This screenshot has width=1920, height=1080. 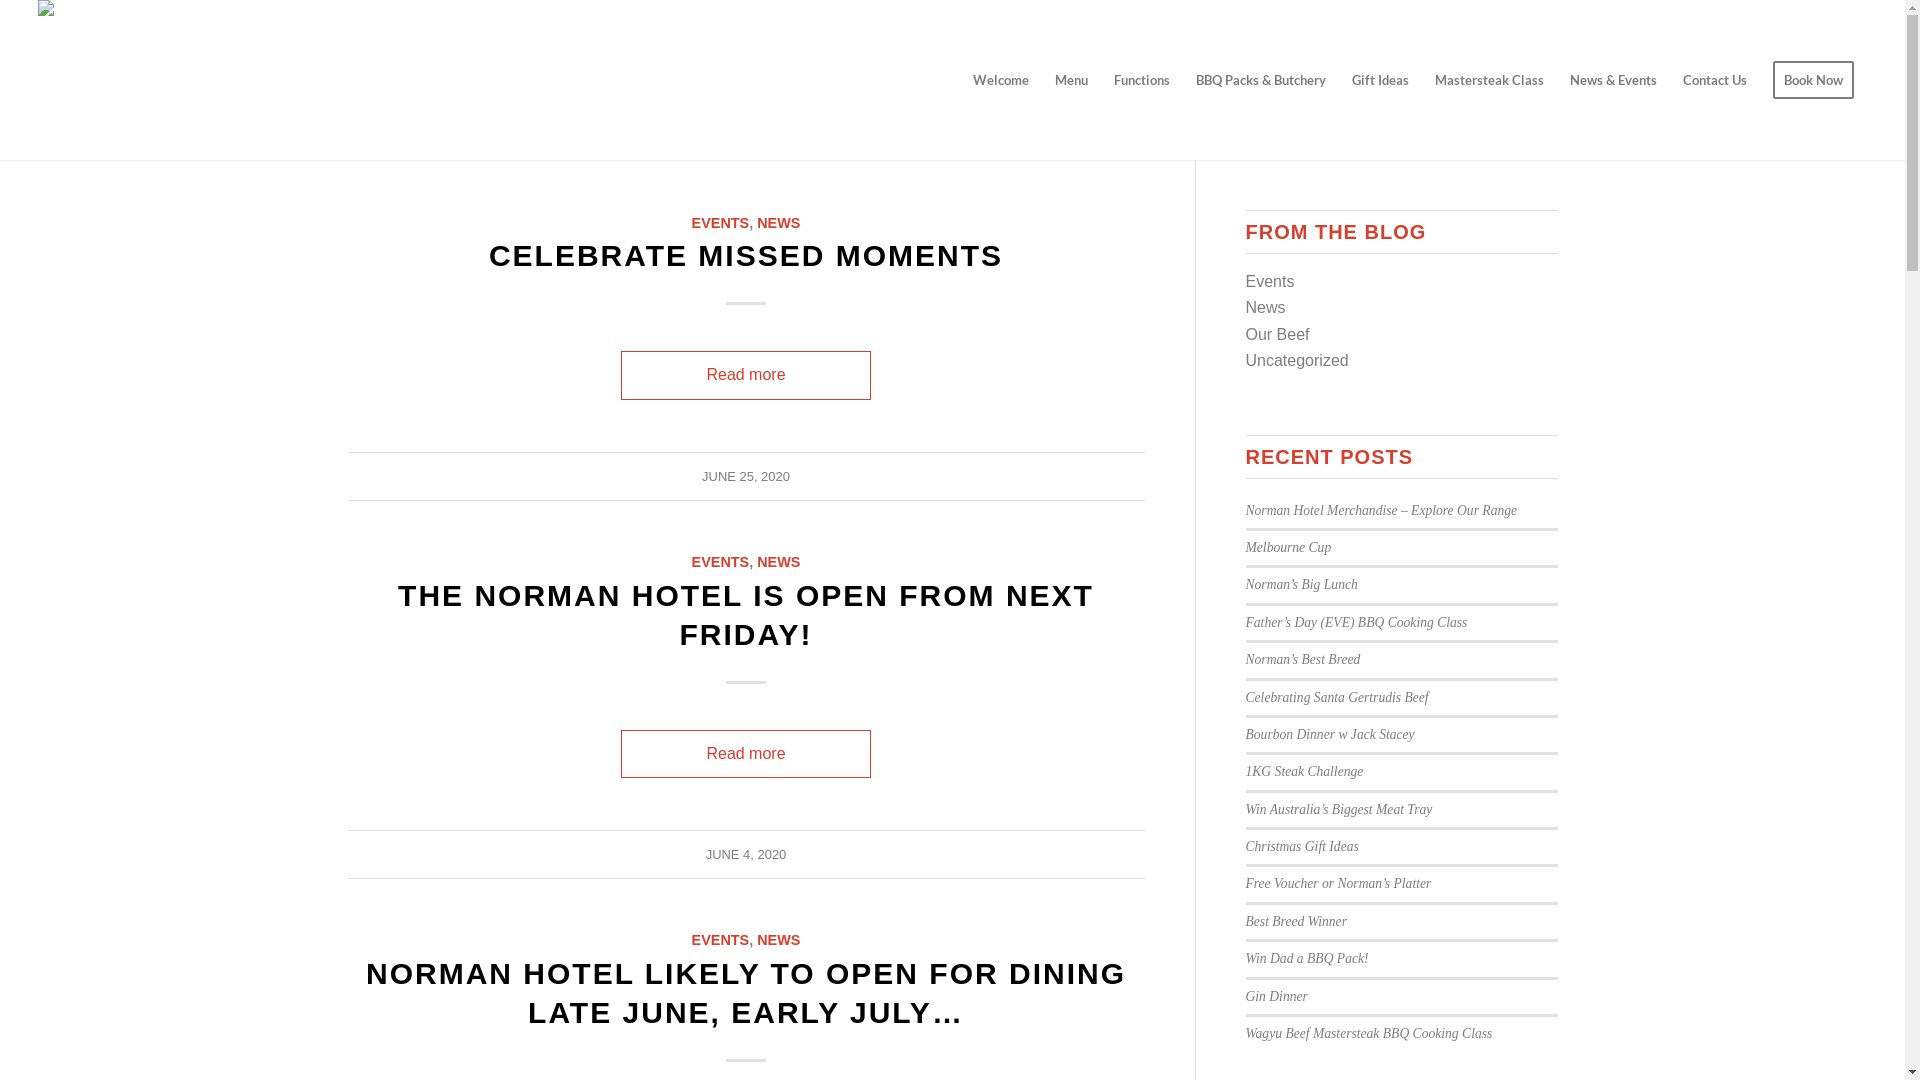 I want to click on 'Functions', so click(x=1142, y=79).